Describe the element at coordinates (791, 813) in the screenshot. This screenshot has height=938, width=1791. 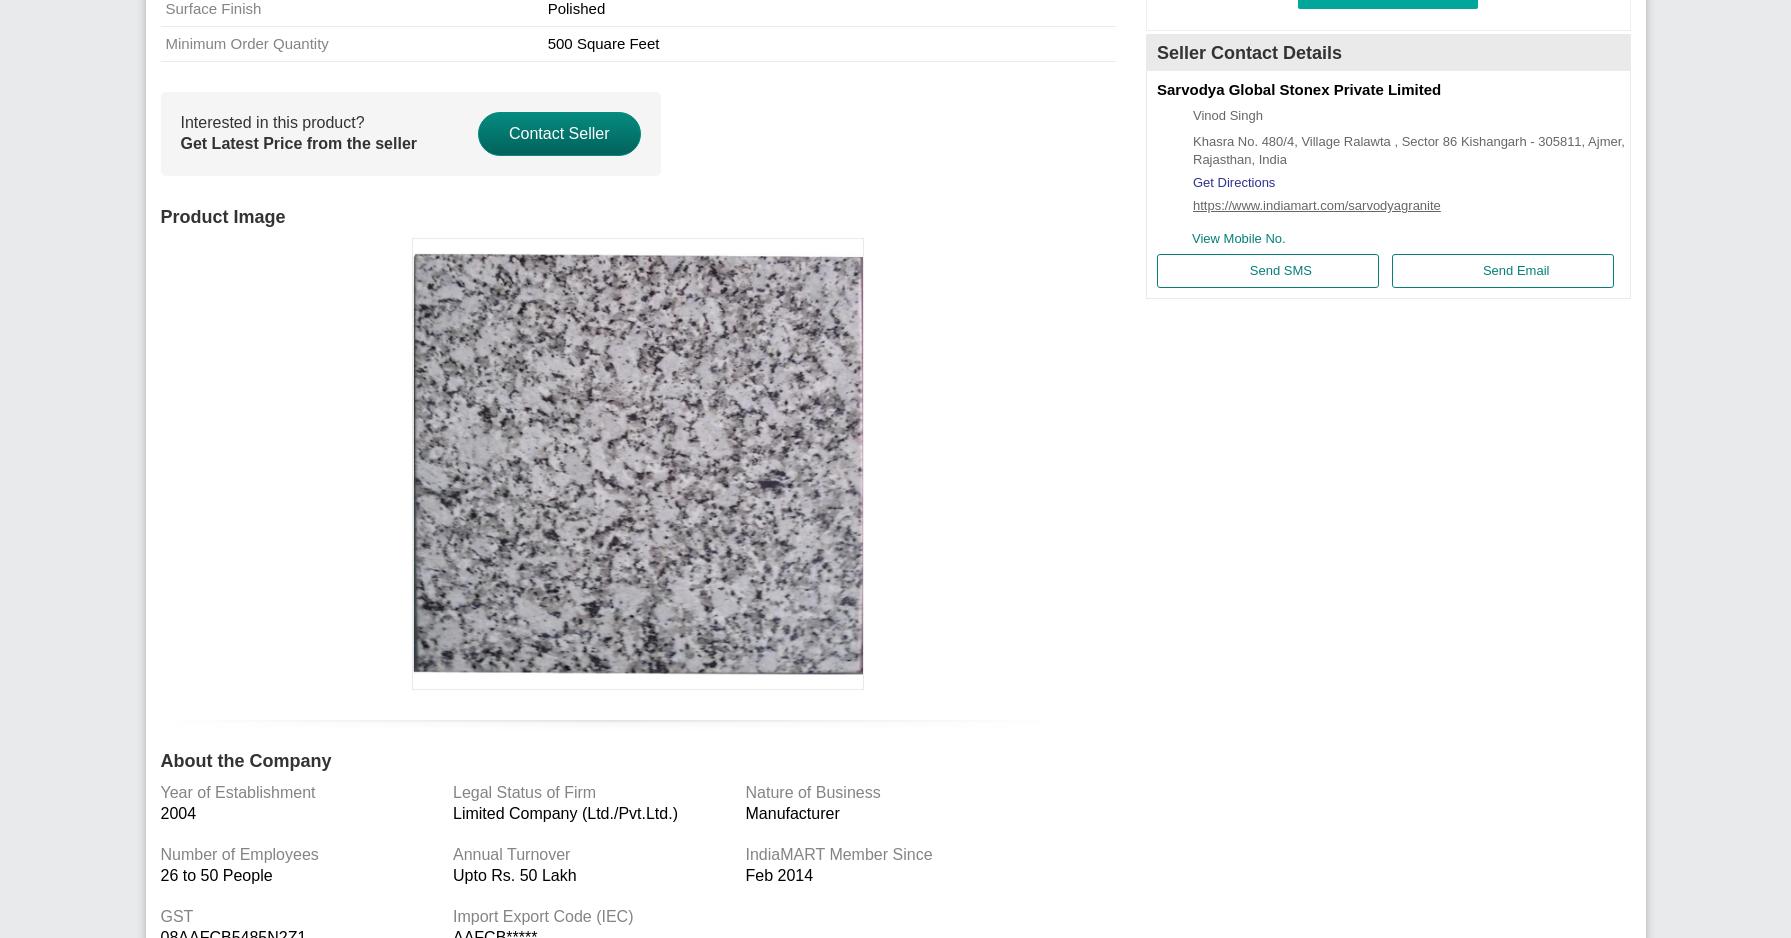
I see `'Manufacturer'` at that location.